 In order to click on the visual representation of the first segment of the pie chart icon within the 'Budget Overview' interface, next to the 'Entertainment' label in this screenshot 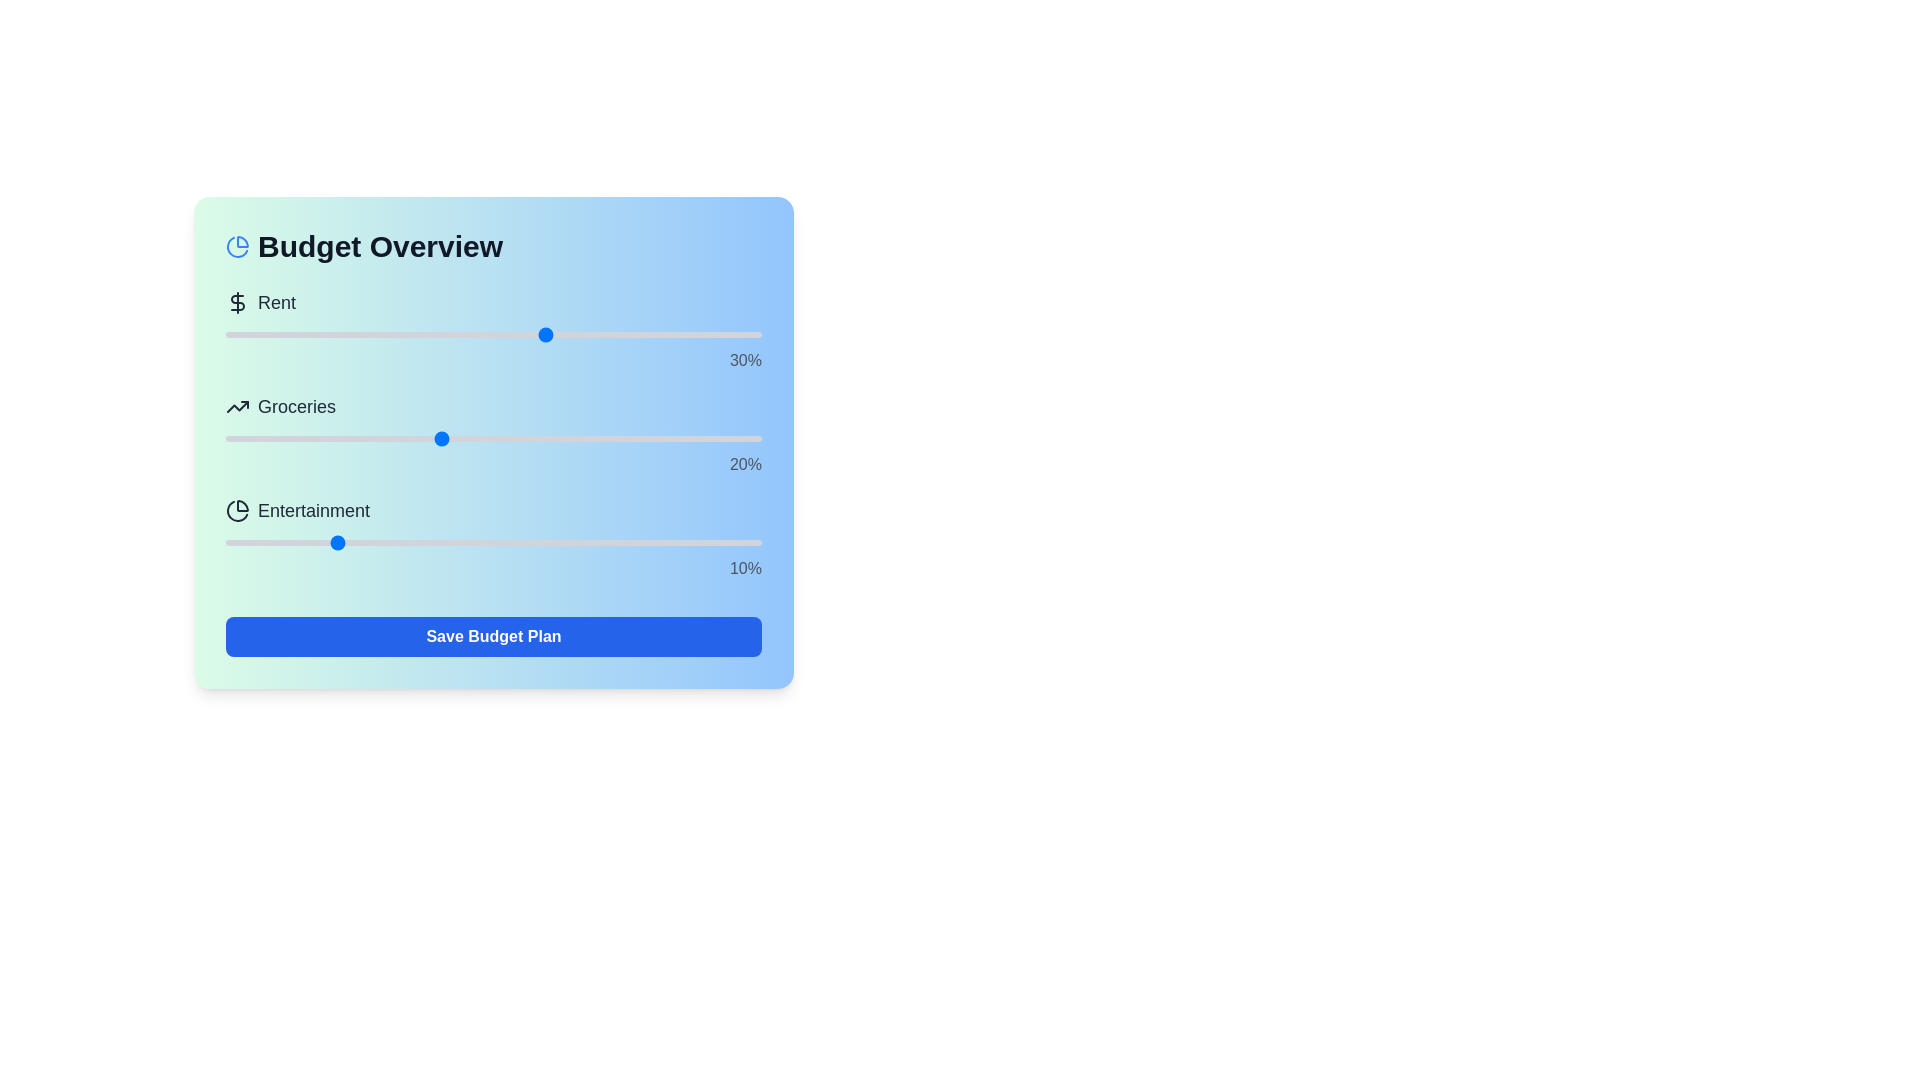, I will do `click(242, 504)`.